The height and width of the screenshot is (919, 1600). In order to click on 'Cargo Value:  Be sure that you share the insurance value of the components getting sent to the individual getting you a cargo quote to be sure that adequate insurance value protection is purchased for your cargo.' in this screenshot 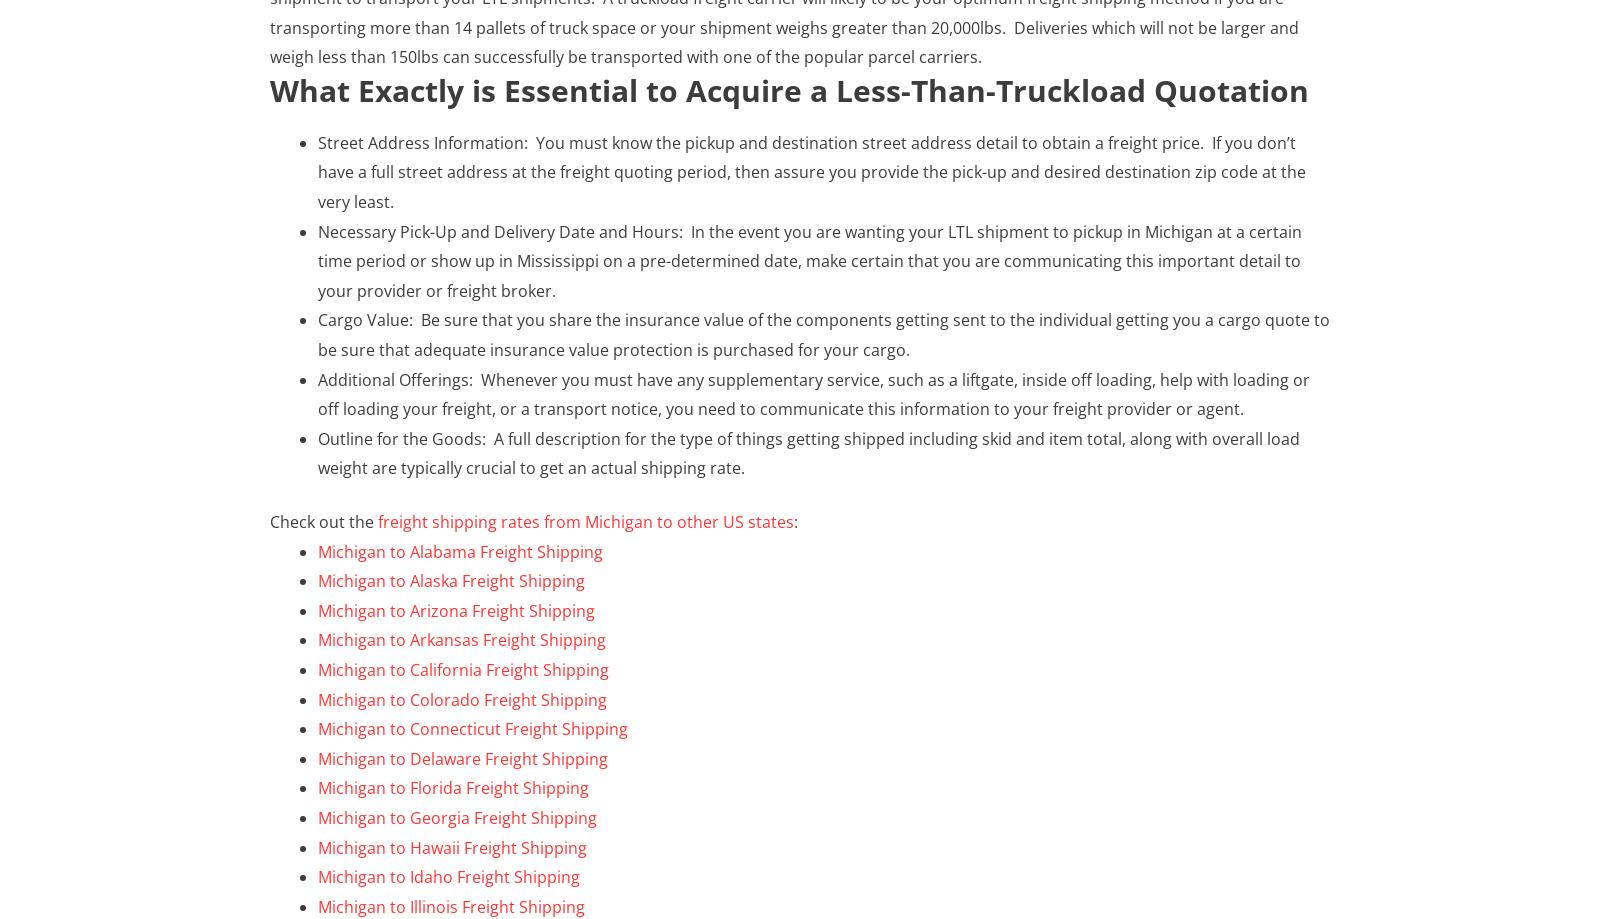, I will do `click(823, 333)`.